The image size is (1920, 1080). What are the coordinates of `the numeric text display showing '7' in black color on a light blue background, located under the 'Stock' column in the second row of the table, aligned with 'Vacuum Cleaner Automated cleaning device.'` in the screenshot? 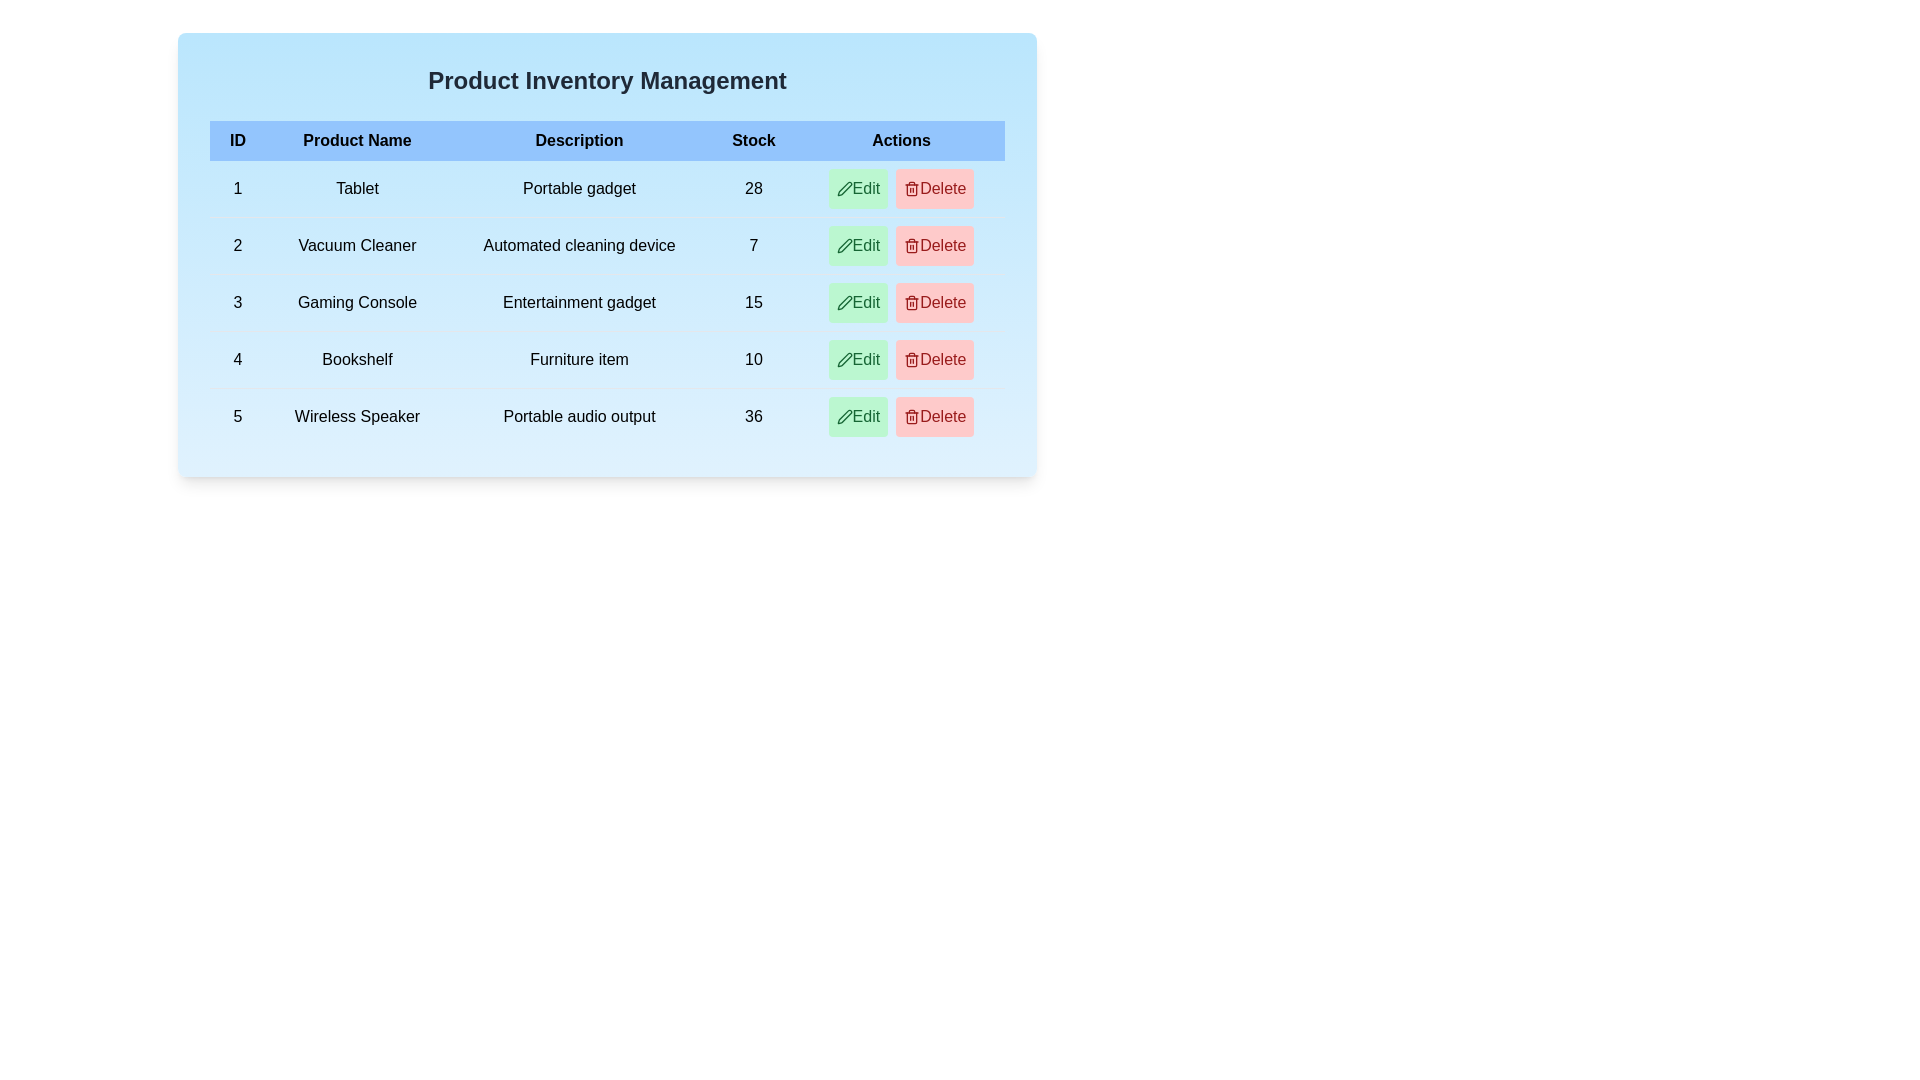 It's located at (752, 245).